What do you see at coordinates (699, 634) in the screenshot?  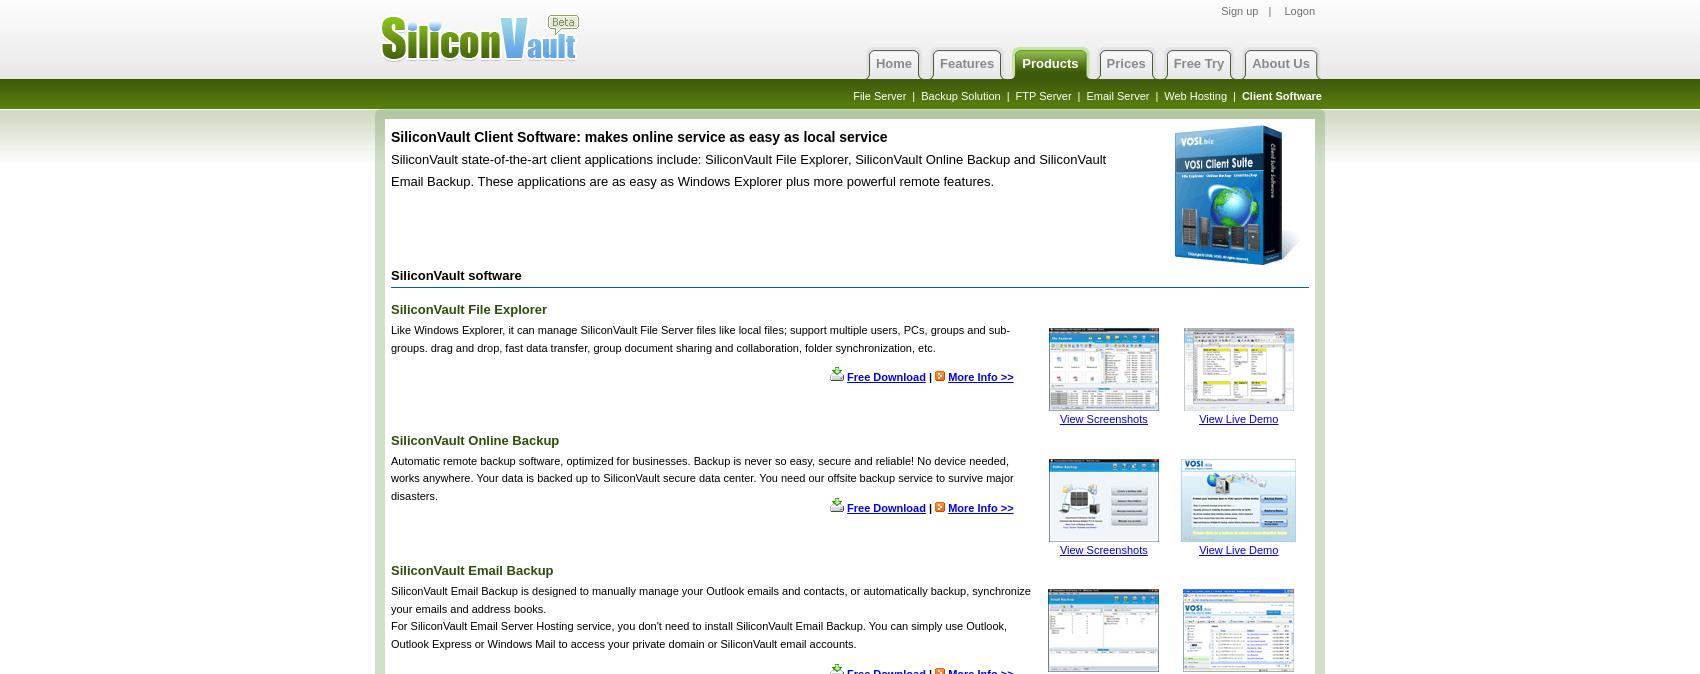 I see `'For SiliconVault Email Server Hosting service, you don't need to install SiliconVault Email Backup. You can simply use Outlook, Outlook Express or Windows Mail to access your private domain or SiliconVault email accounts.'` at bounding box center [699, 634].